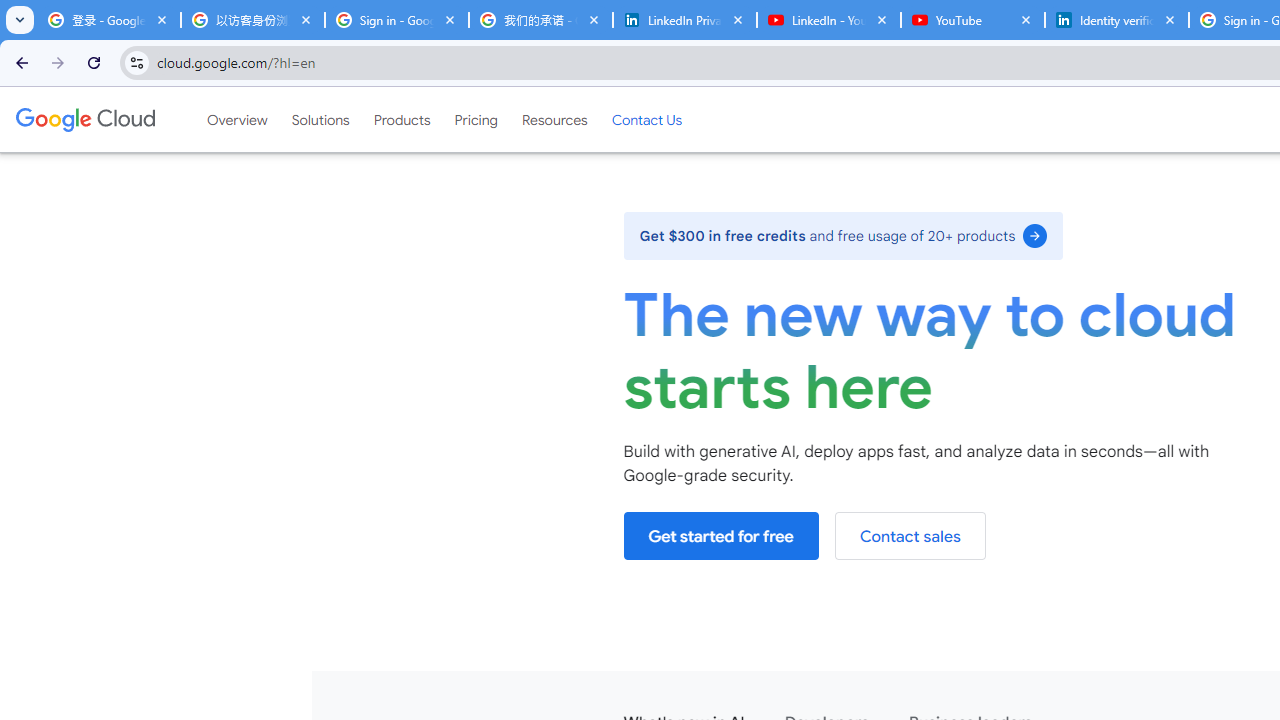 The image size is (1280, 720). What do you see at coordinates (909, 535) in the screenshot?
I see `'Contact sales'` at bounding box center [909, 535].